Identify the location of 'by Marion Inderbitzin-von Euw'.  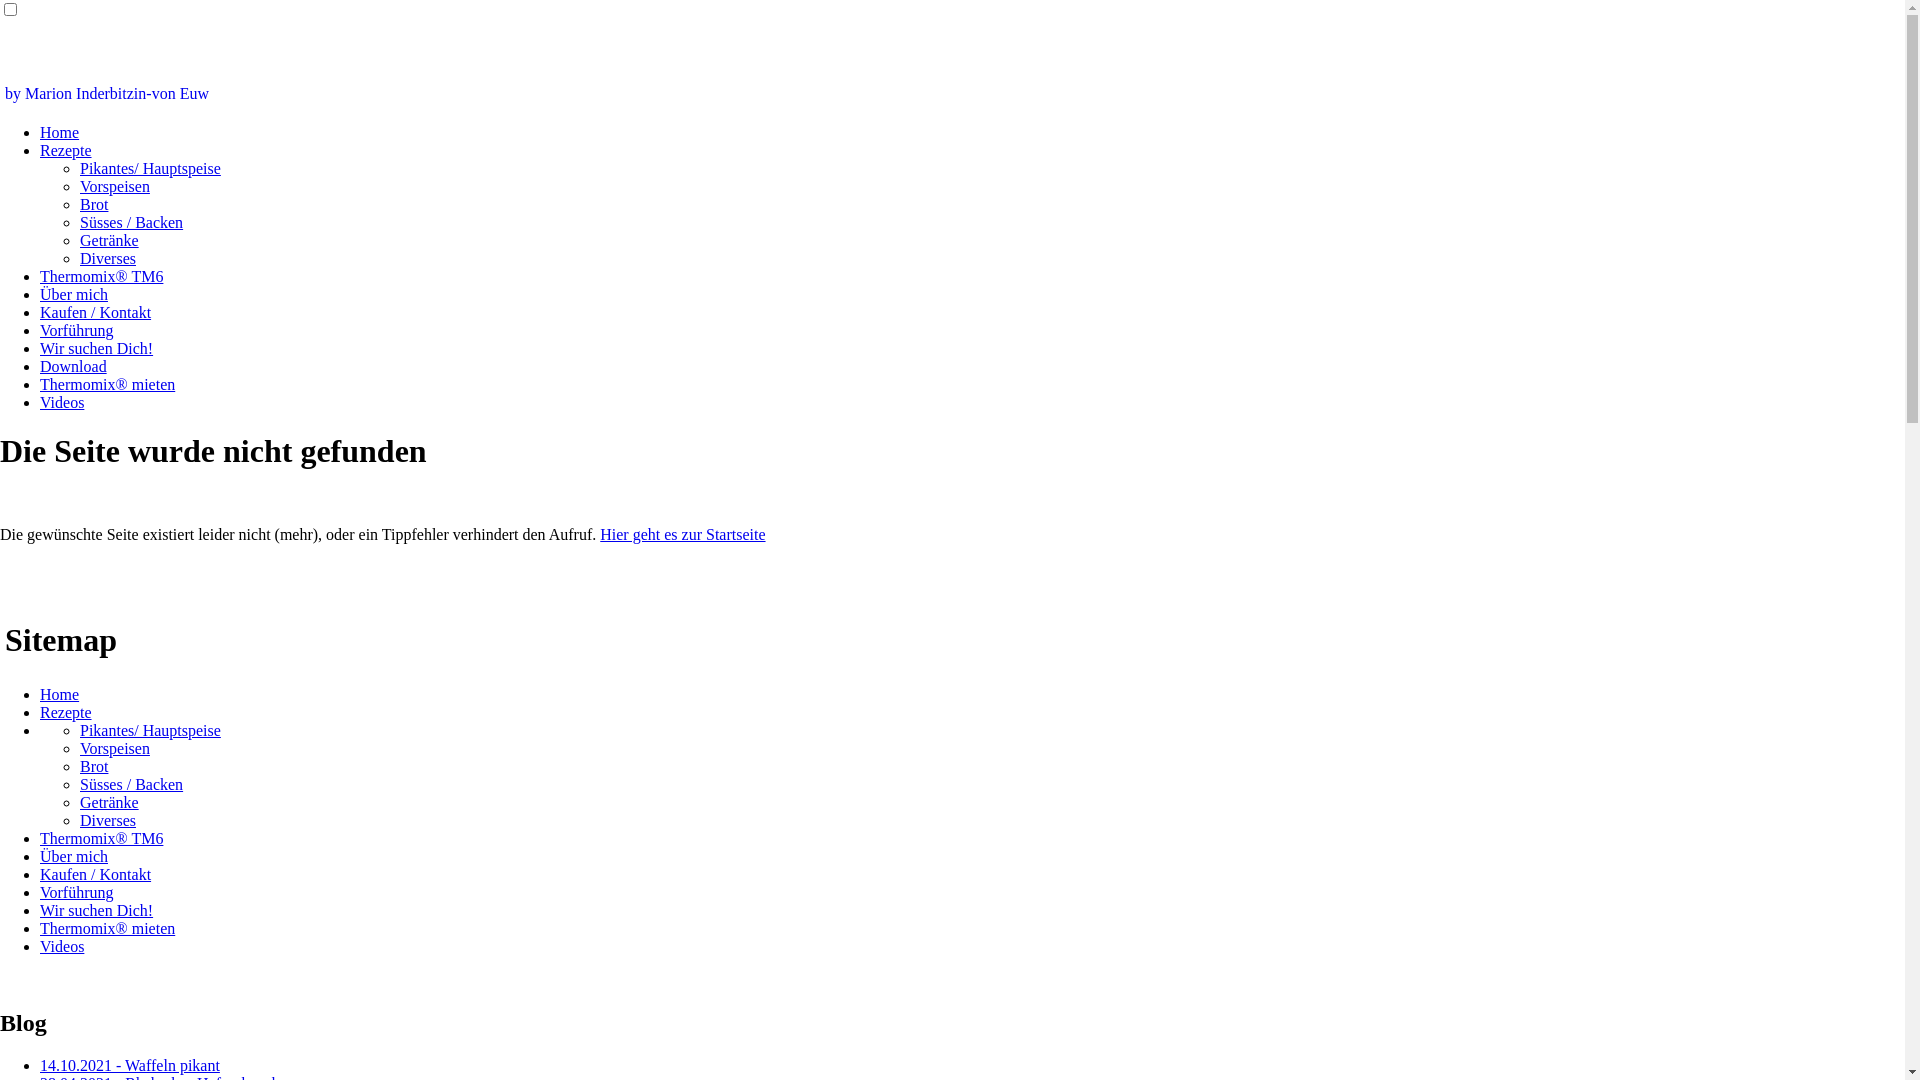
(4, 93).